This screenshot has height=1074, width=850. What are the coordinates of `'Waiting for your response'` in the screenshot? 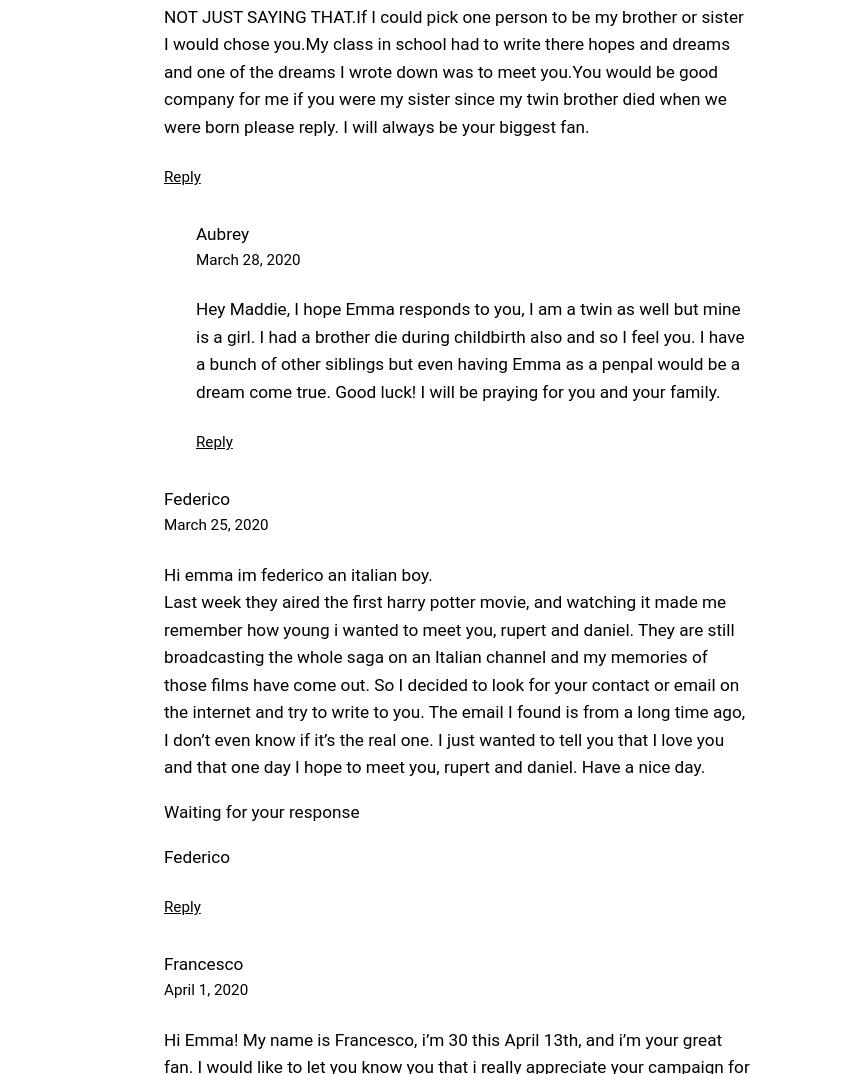 It's located at (260, 812).